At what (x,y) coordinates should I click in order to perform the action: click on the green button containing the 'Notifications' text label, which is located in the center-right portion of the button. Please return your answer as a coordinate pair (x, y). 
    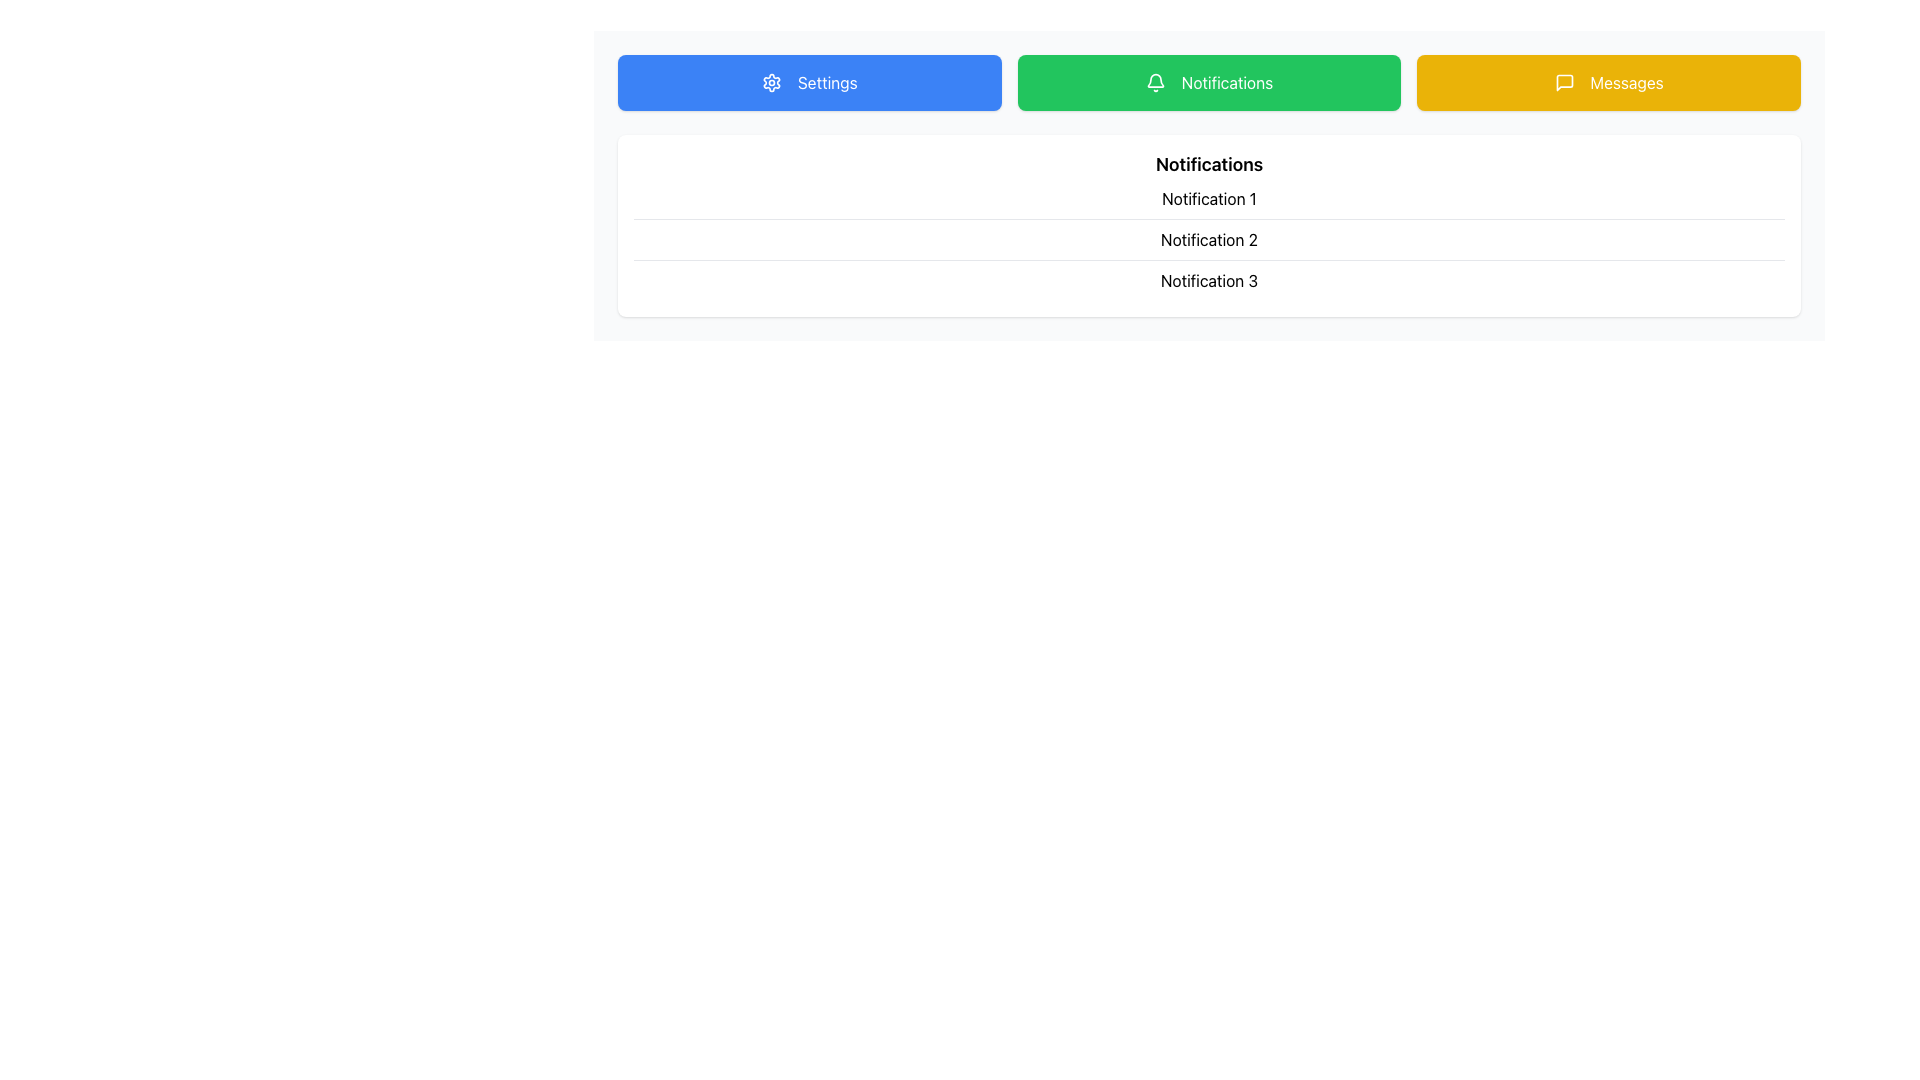
    Looking at the image, I should click on (1226, 82).